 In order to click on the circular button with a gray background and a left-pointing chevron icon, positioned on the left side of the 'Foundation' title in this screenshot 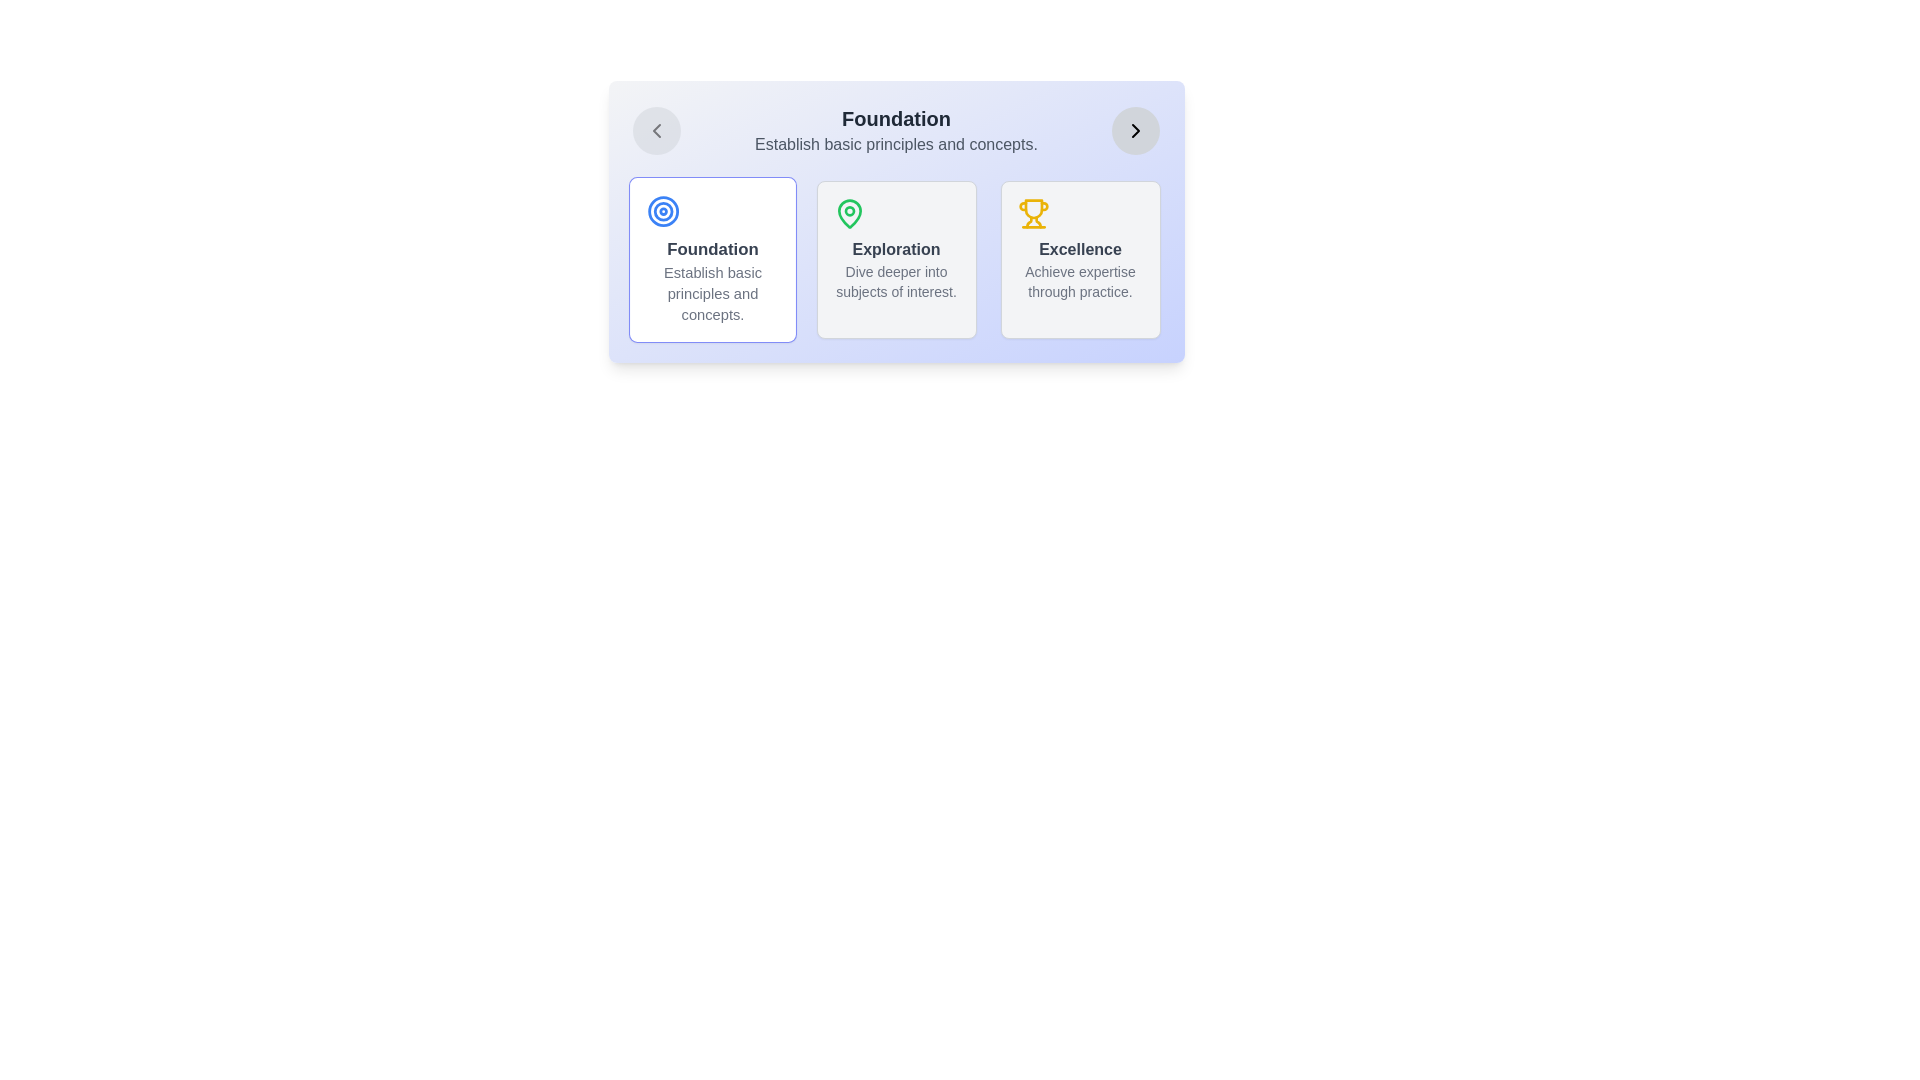, I will do `click(656, 131)`.